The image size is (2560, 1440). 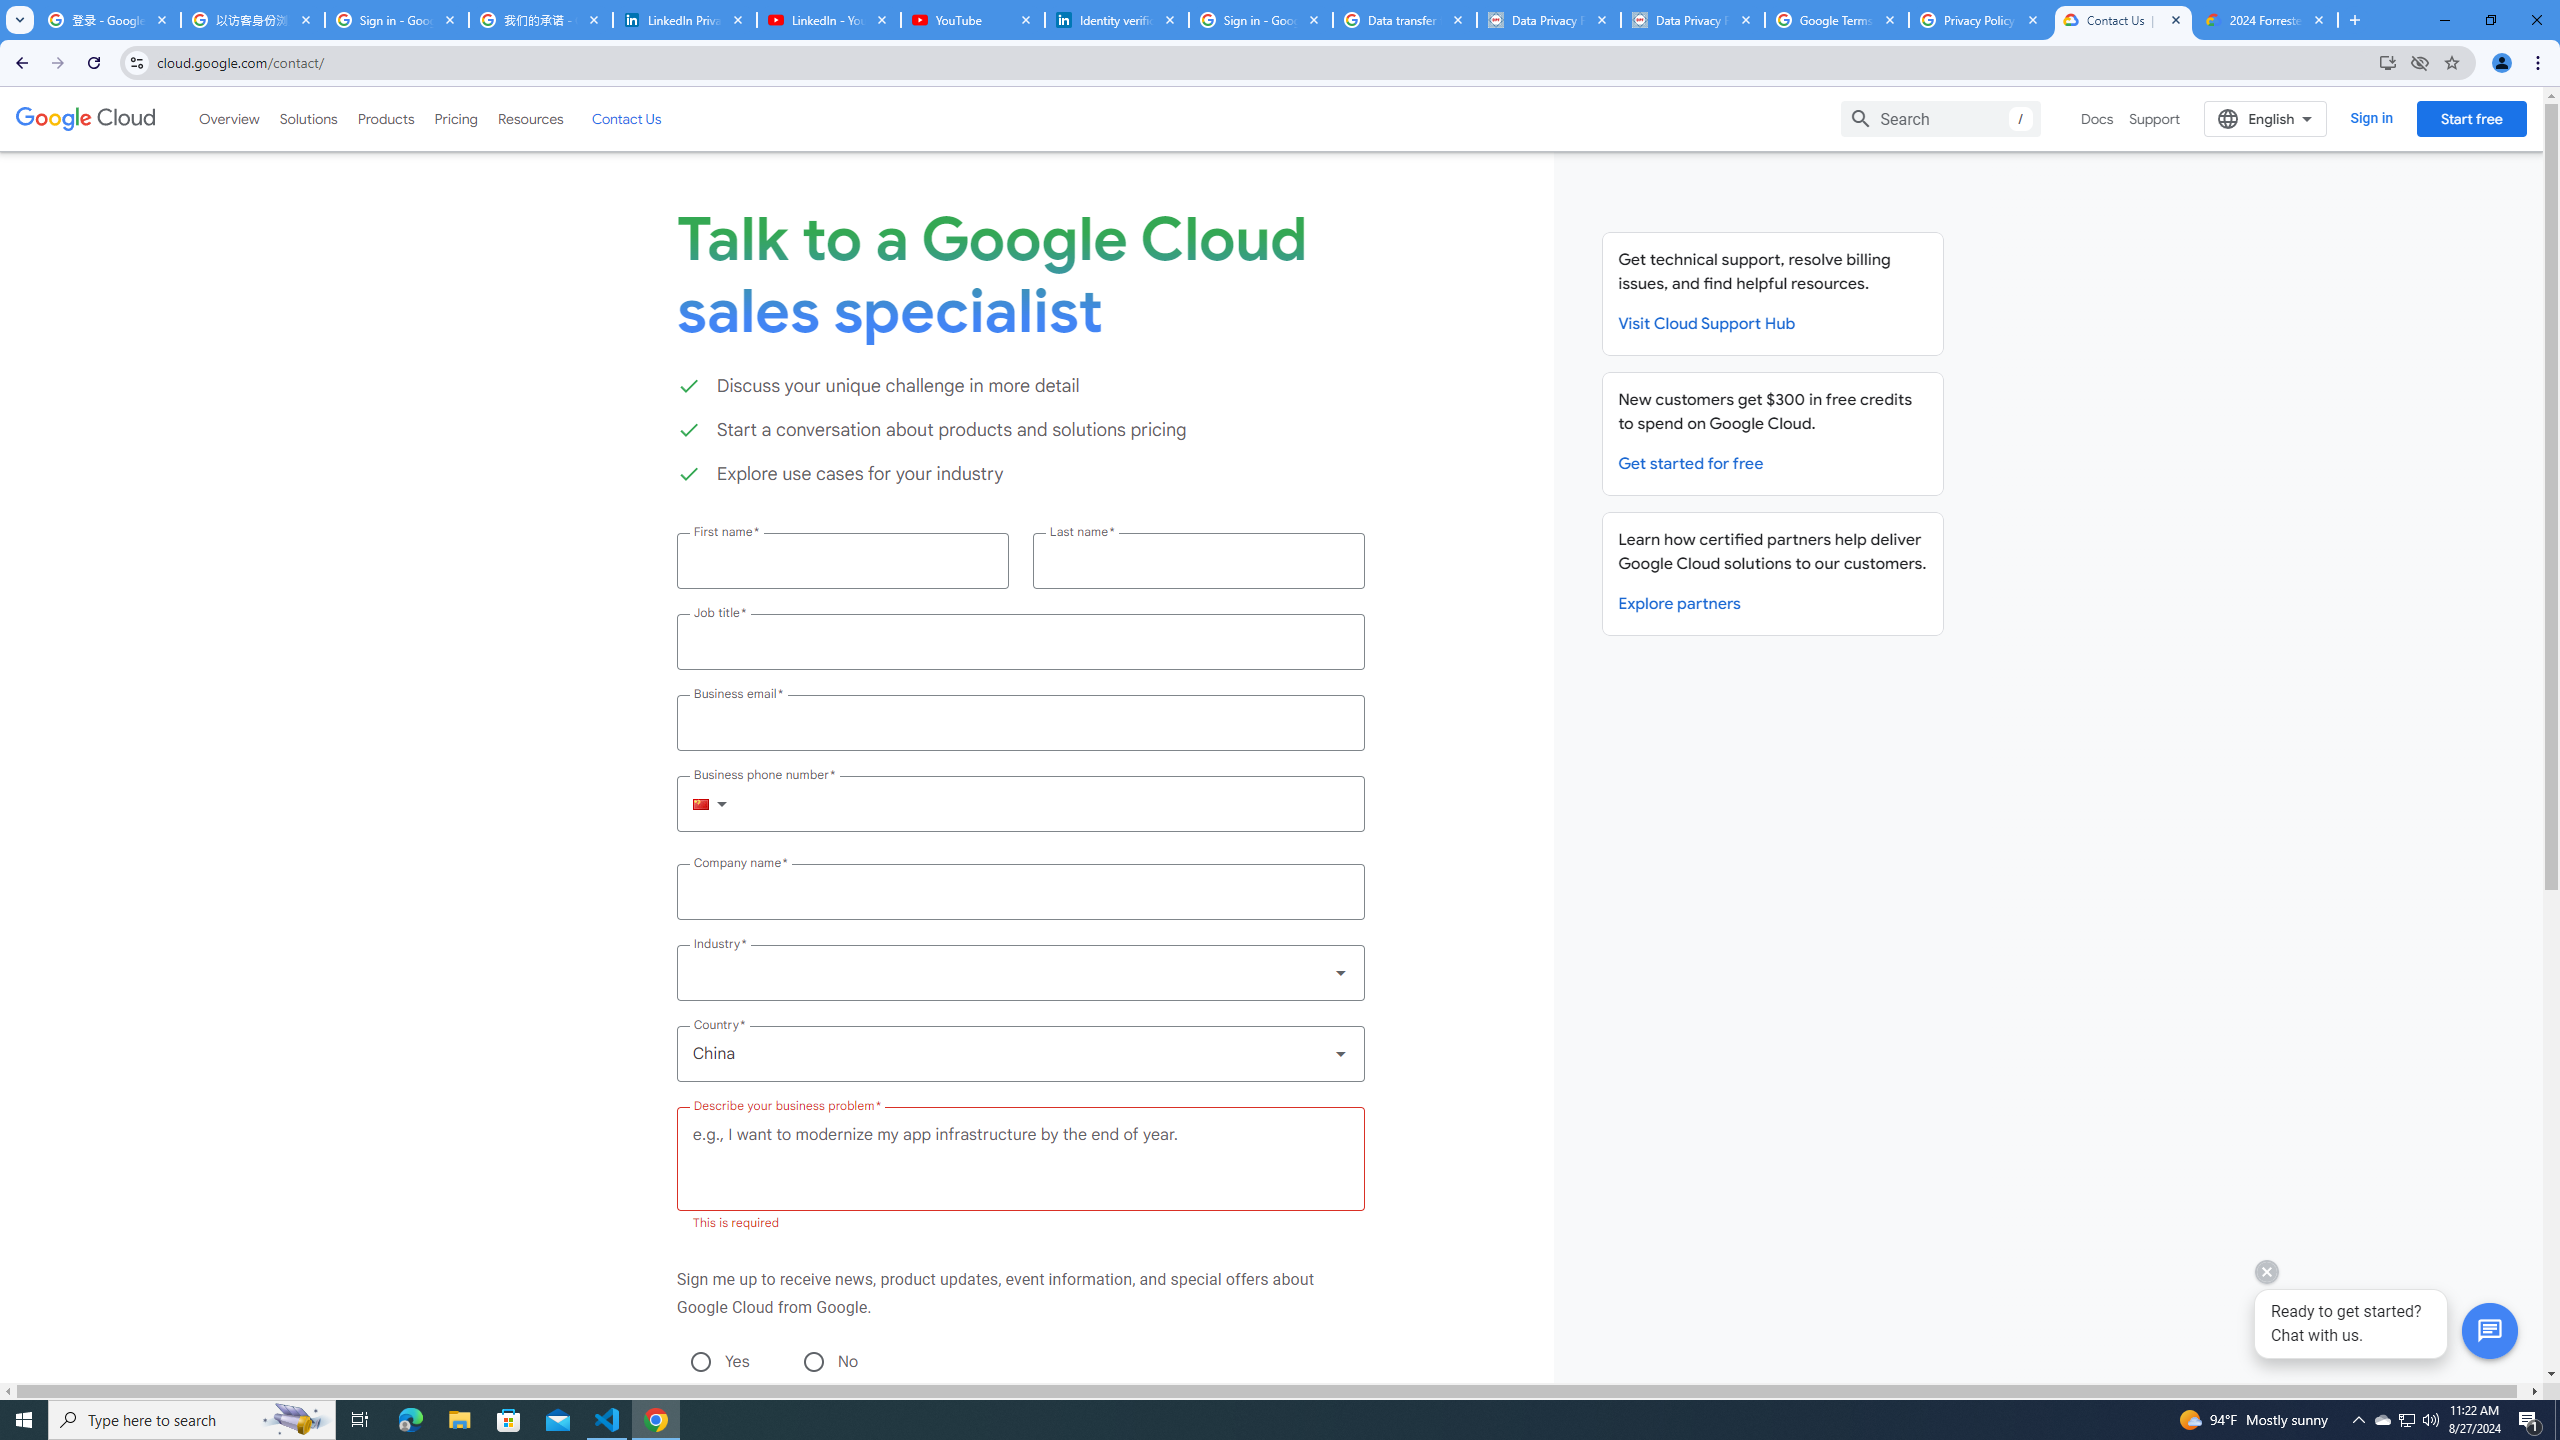 What do you see at coordinates (1019, 723) in the screenshot?
I see `'Business email *'` at bounding box center [1019, 723].